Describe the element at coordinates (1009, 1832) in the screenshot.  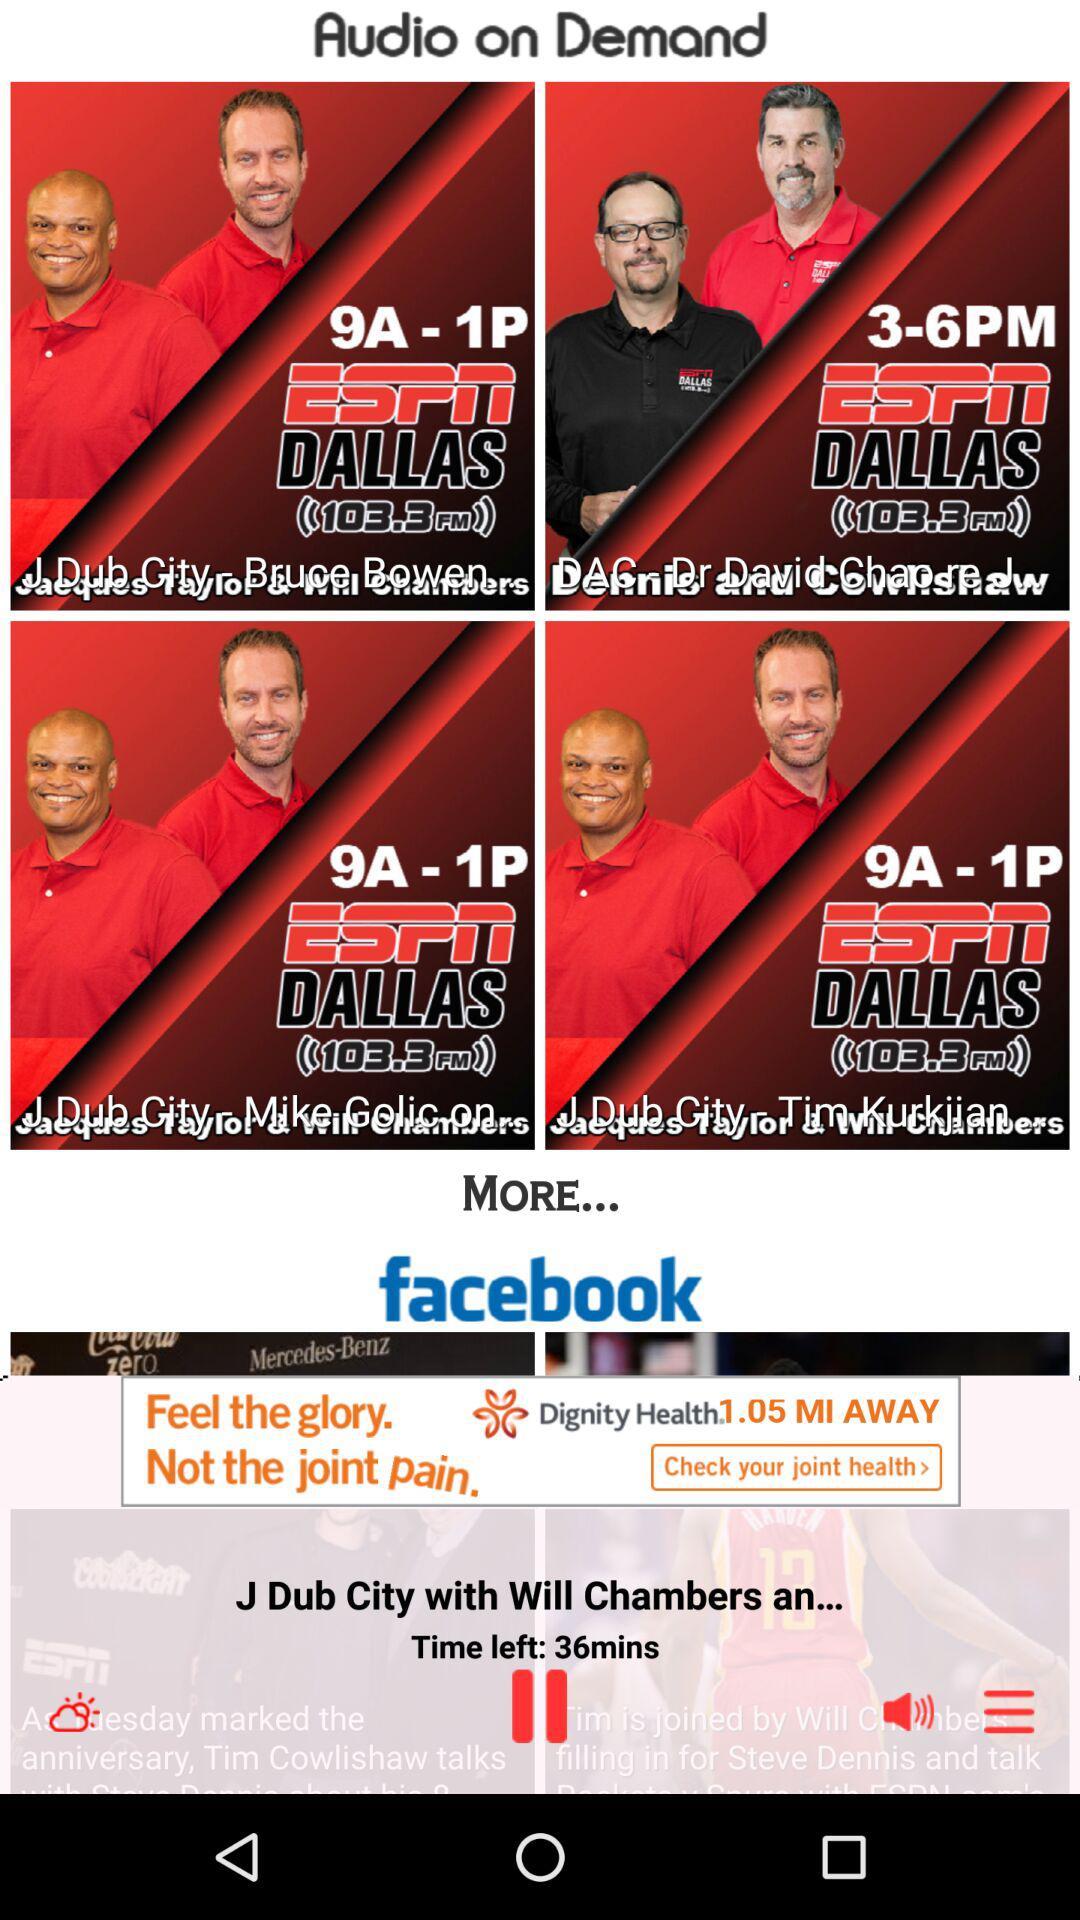
I see `the menu icon` at that location.